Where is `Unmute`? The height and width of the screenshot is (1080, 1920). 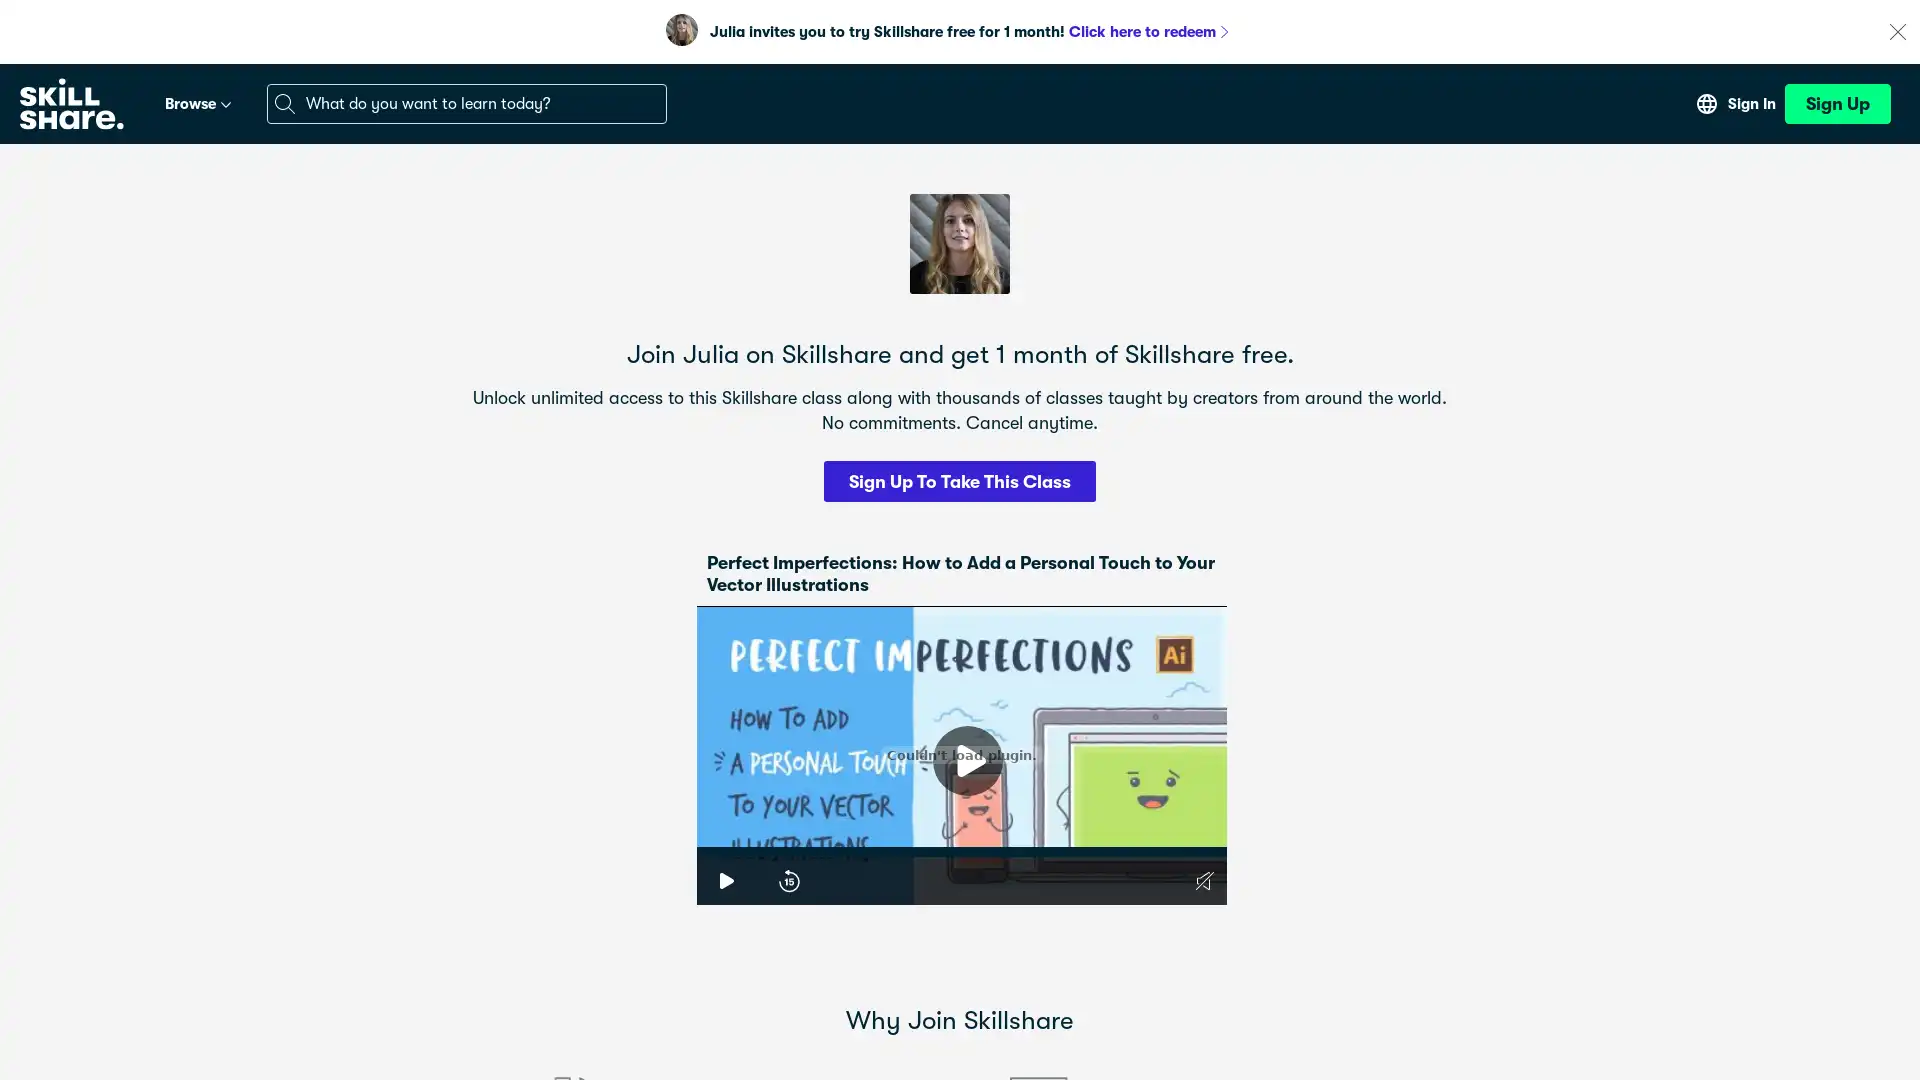
Unmute is located at coordinates (1203, 878).